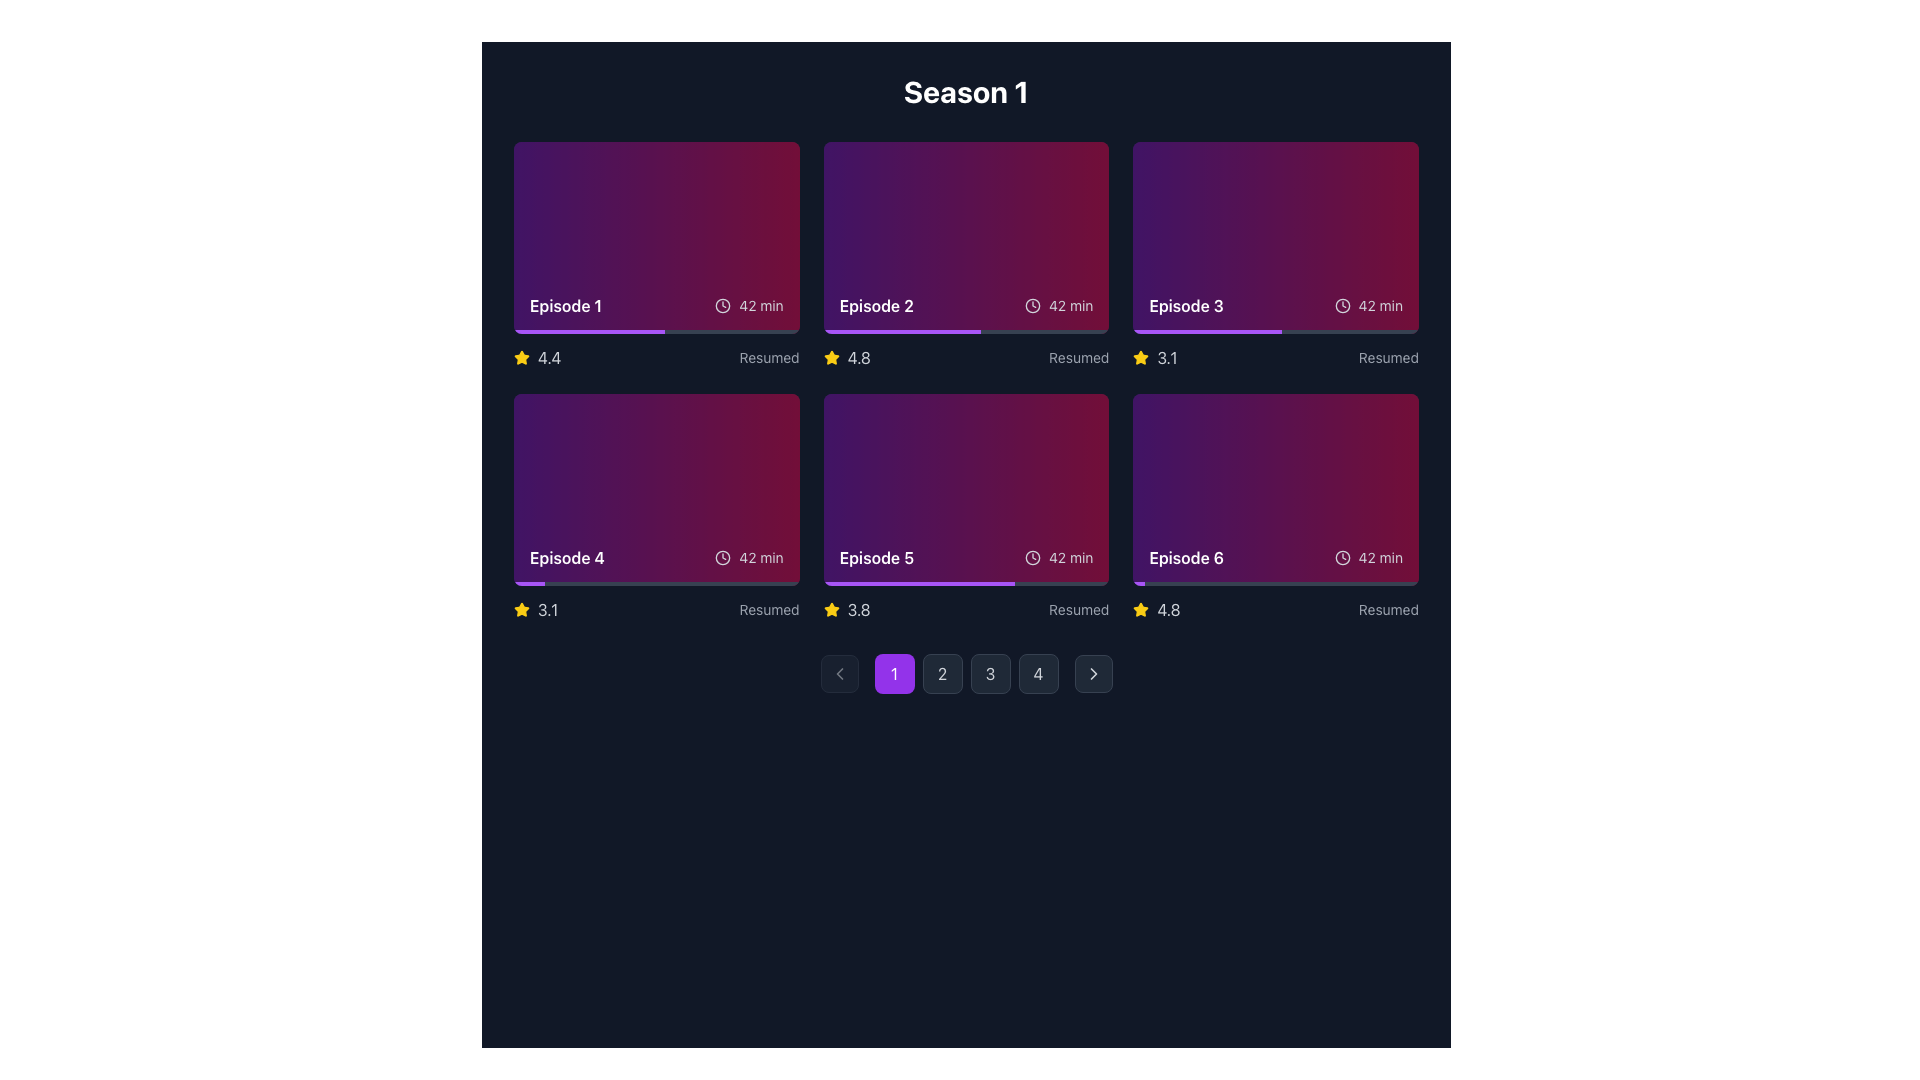 The image size is (1920, 1080). Describe the element at coordinates (831, 357) in the screenshot. I see `the rating indicator icon located in the second row of the grid layout, to the left of the rating number '4.8'` at that location.